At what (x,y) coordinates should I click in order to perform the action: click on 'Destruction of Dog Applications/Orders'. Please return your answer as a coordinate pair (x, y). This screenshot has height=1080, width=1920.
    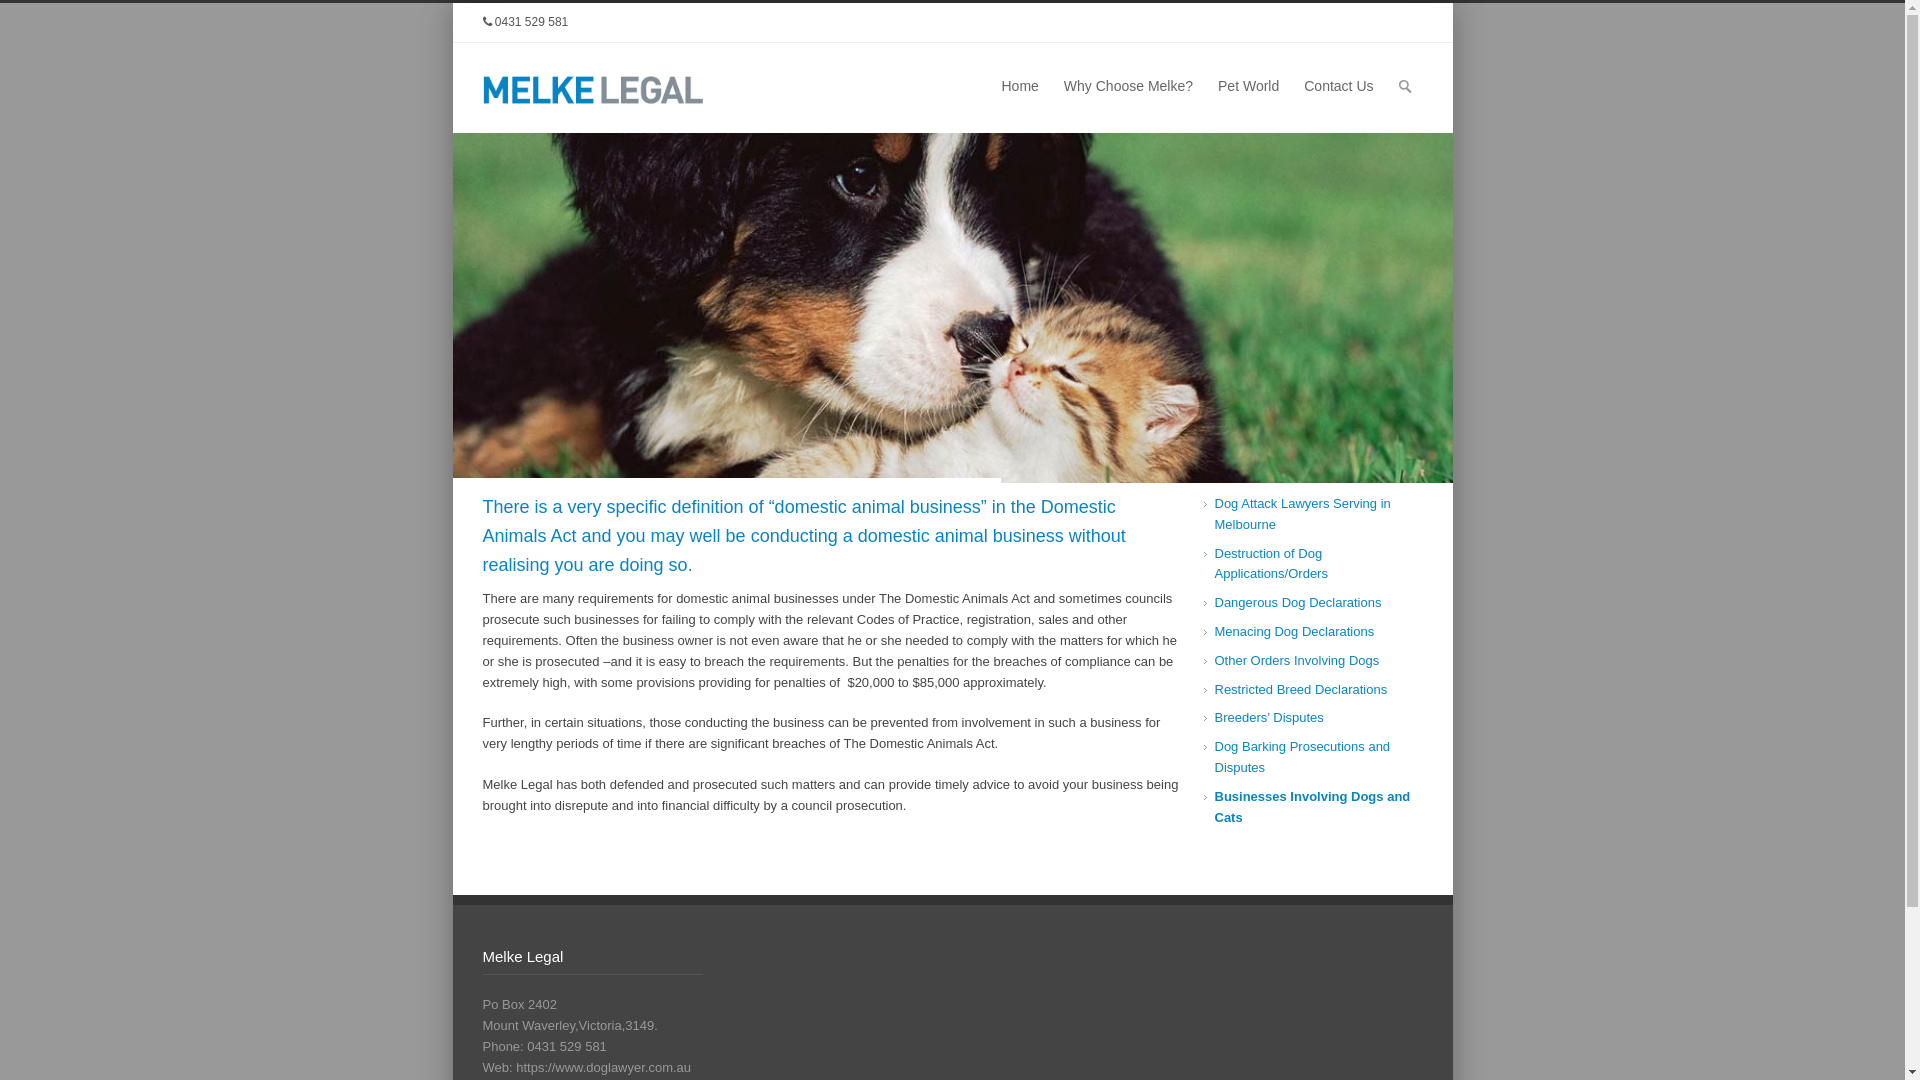
    Looking at the image, I should click on (1269, 563).